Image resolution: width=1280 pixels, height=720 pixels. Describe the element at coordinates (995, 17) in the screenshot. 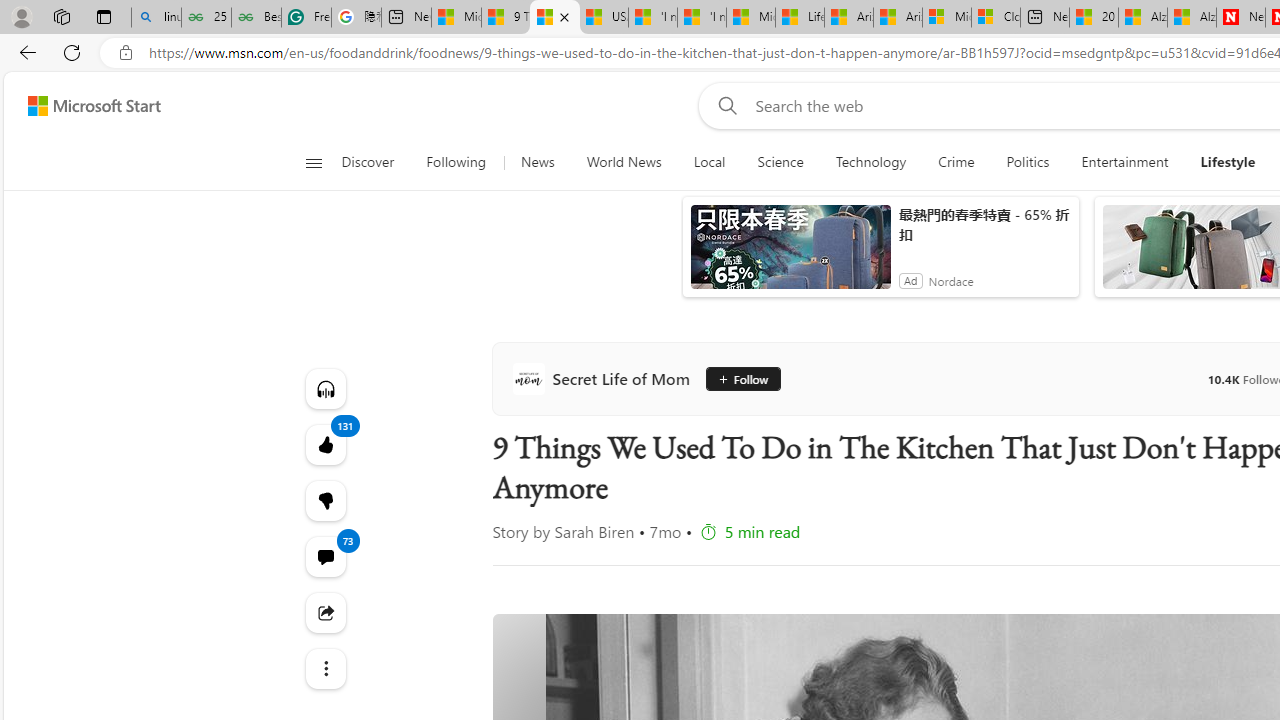

I see `'Cloud Computing Services | Microsoft Azure'` at that location.